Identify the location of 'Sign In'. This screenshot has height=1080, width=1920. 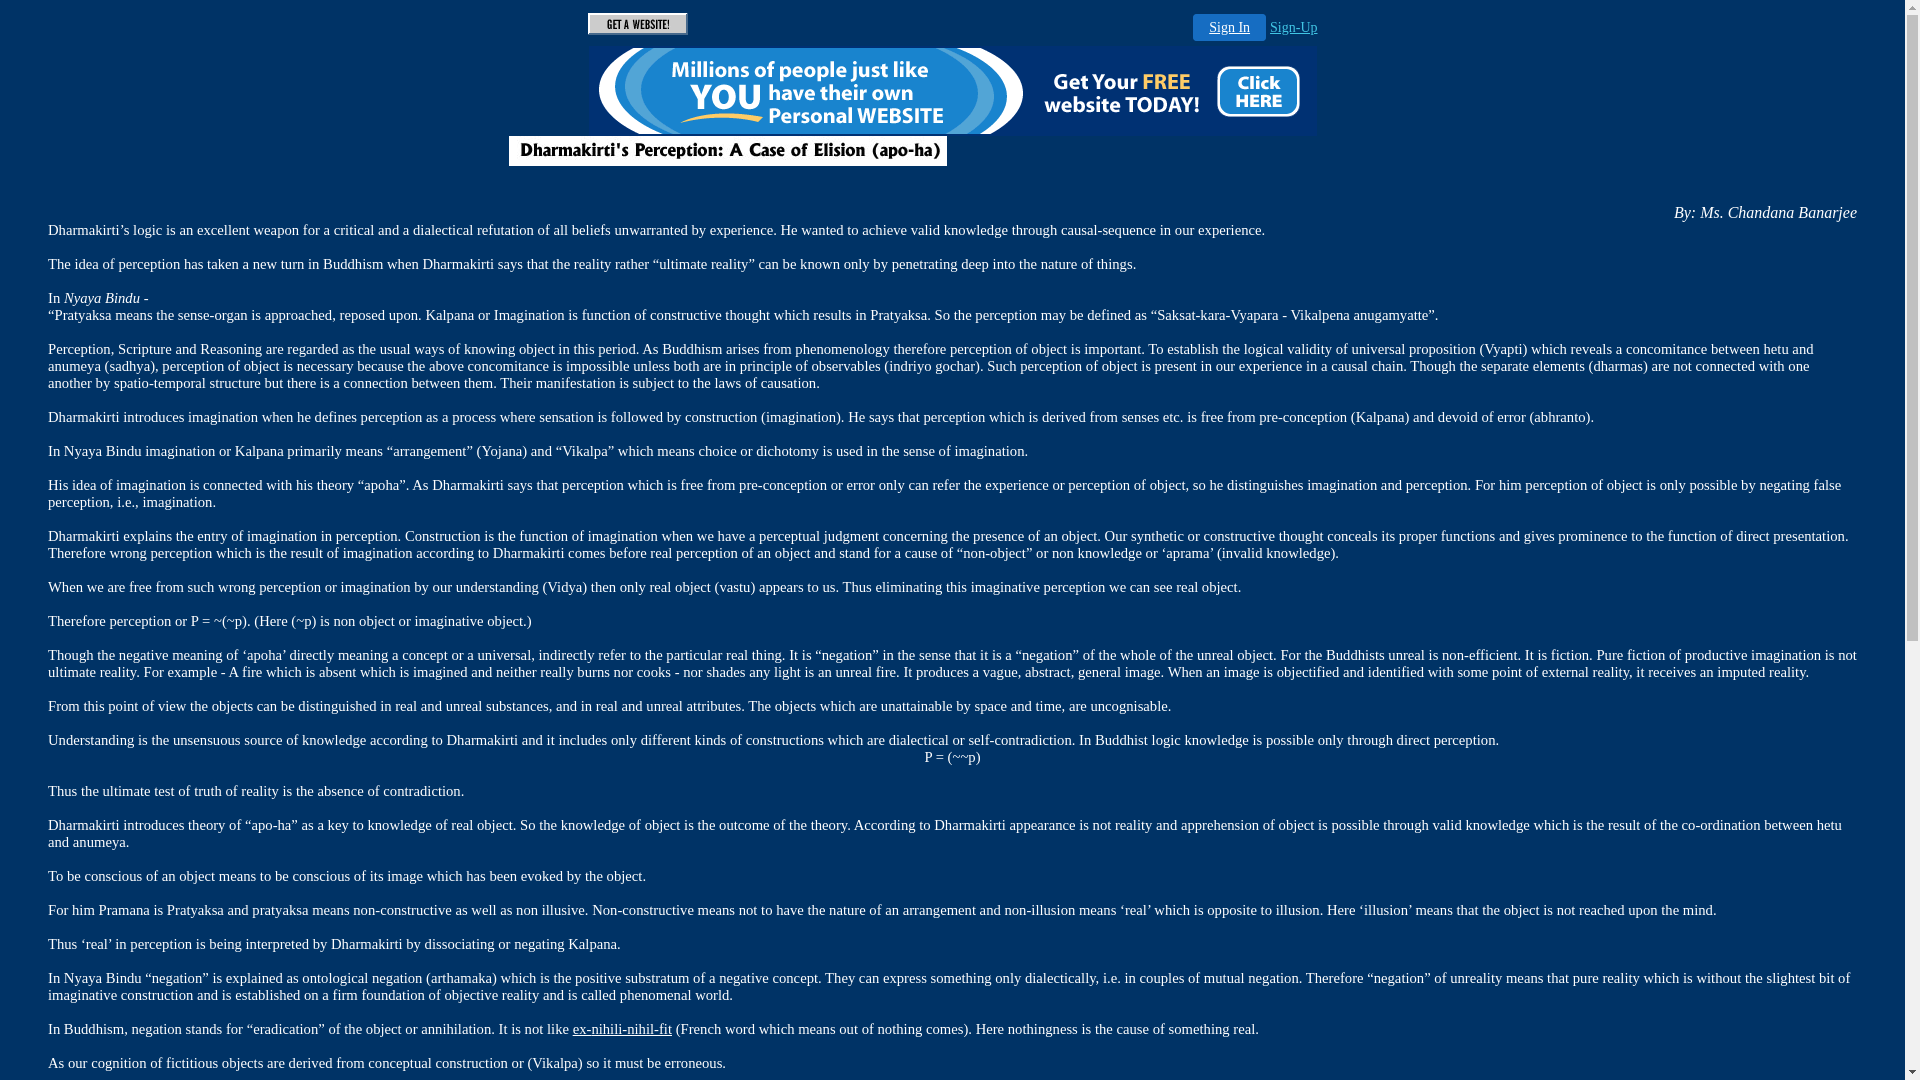
(1193, 27).